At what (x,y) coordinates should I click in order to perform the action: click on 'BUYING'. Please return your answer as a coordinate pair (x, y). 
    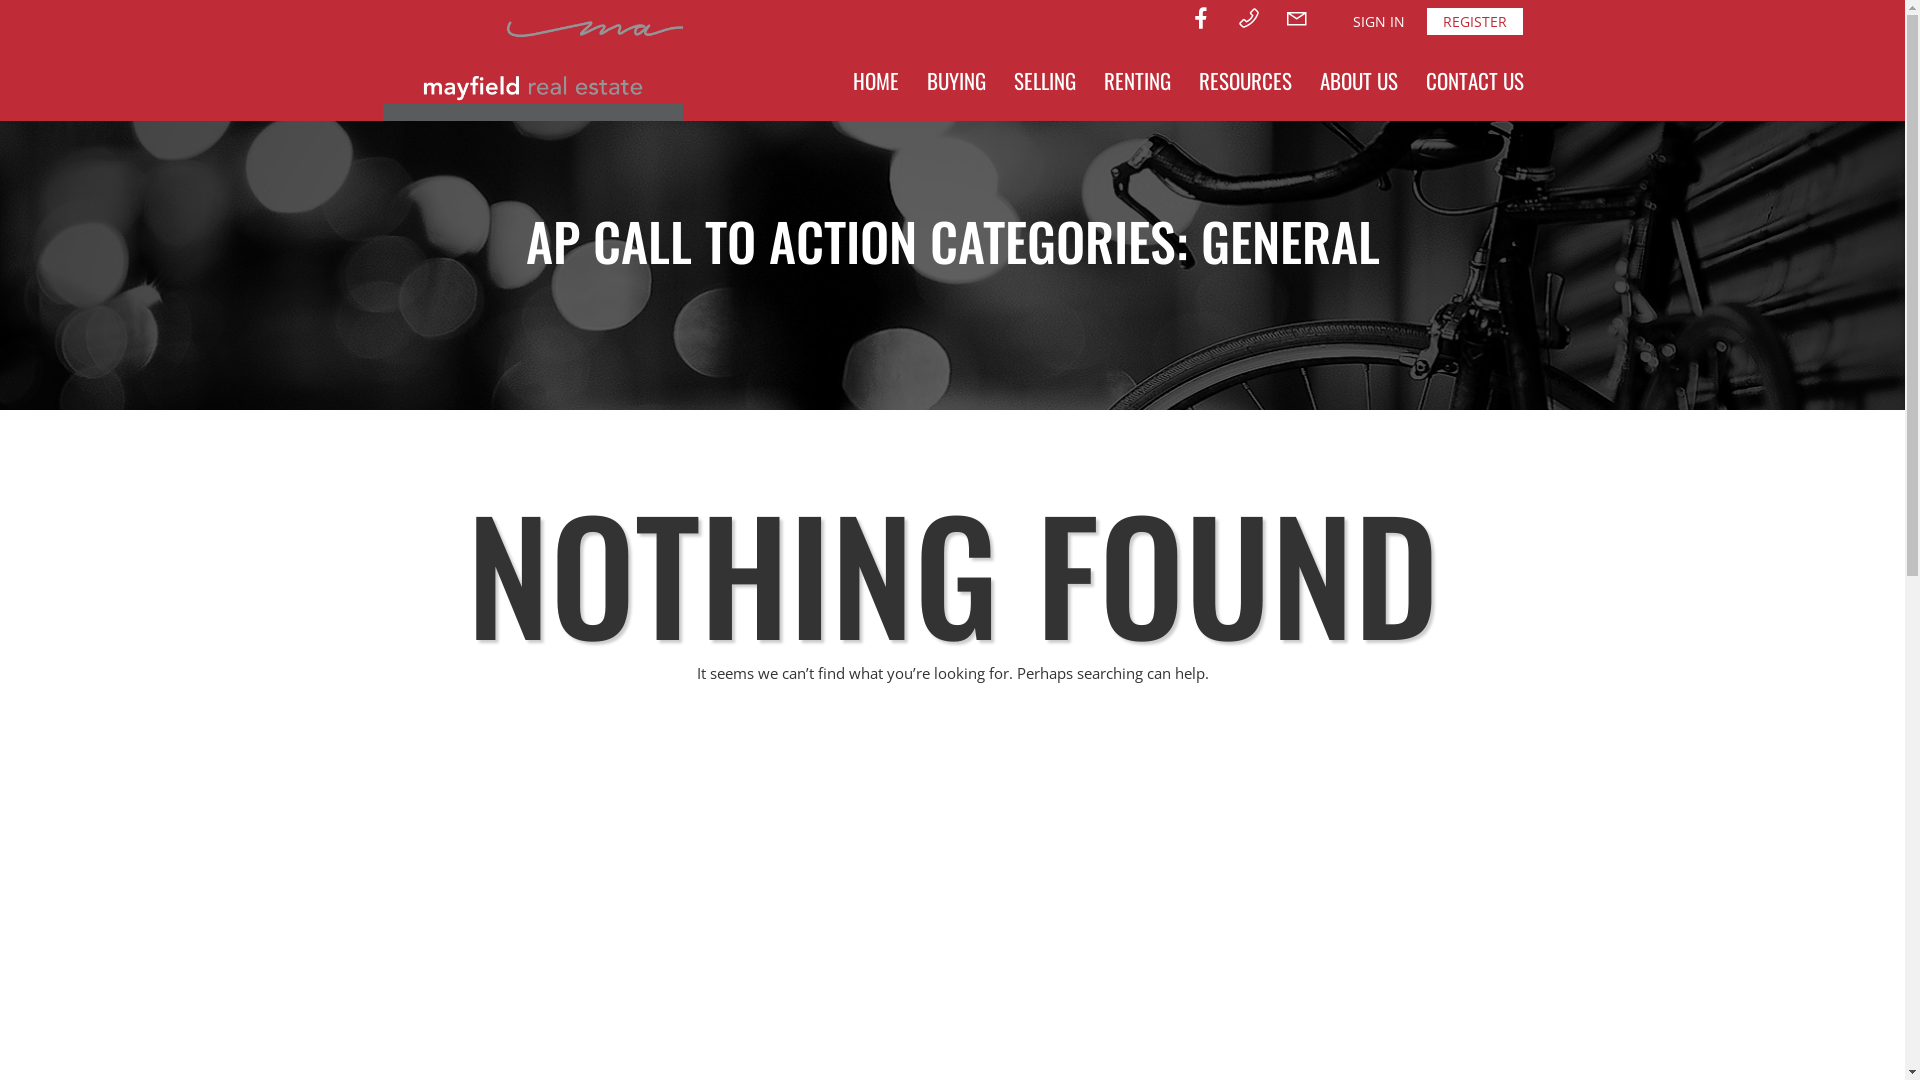
    Looking at the image, I should click on (954, 80).